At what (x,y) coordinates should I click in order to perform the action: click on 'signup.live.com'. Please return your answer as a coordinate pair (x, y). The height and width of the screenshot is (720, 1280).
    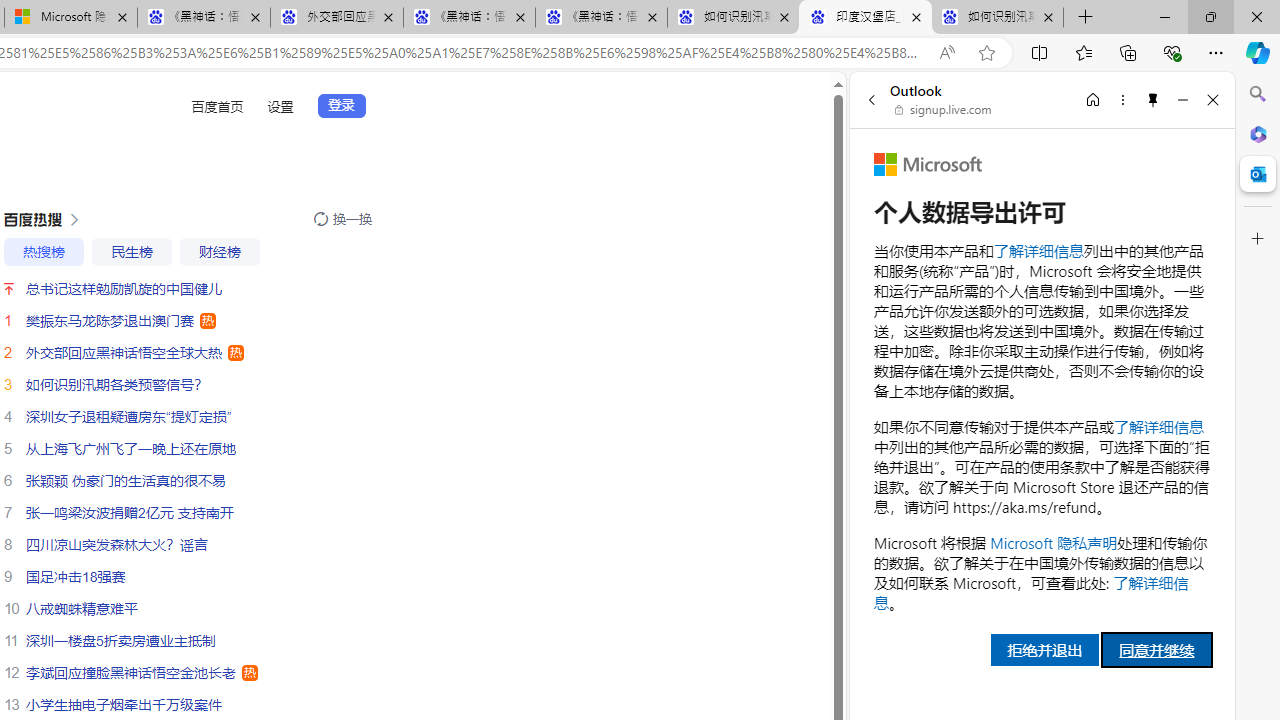
    Looking at the image, I should click on (943, 110).